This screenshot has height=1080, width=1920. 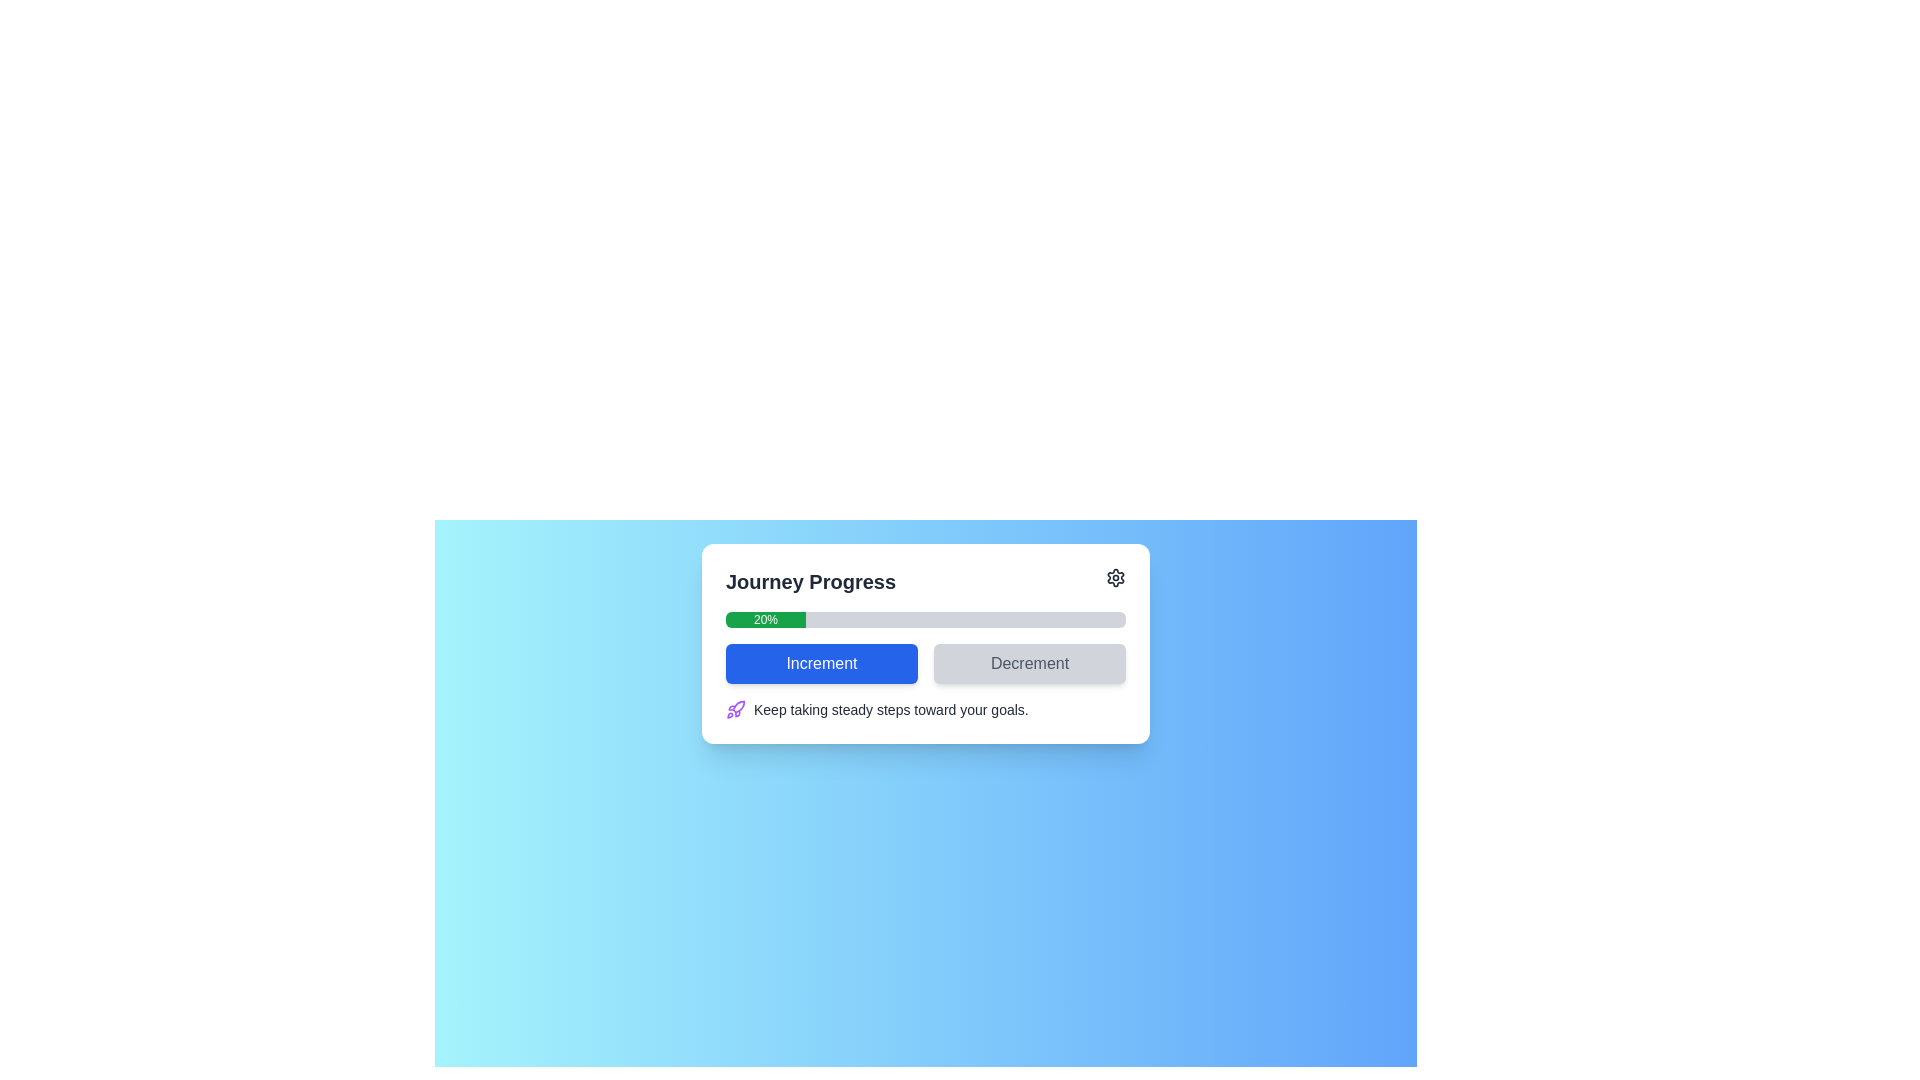 I want to click on the 'Increment' button, which is a rectangular button with a blue background and white text, located under a progress bar labeled '20%', so click(x=821, y=663).